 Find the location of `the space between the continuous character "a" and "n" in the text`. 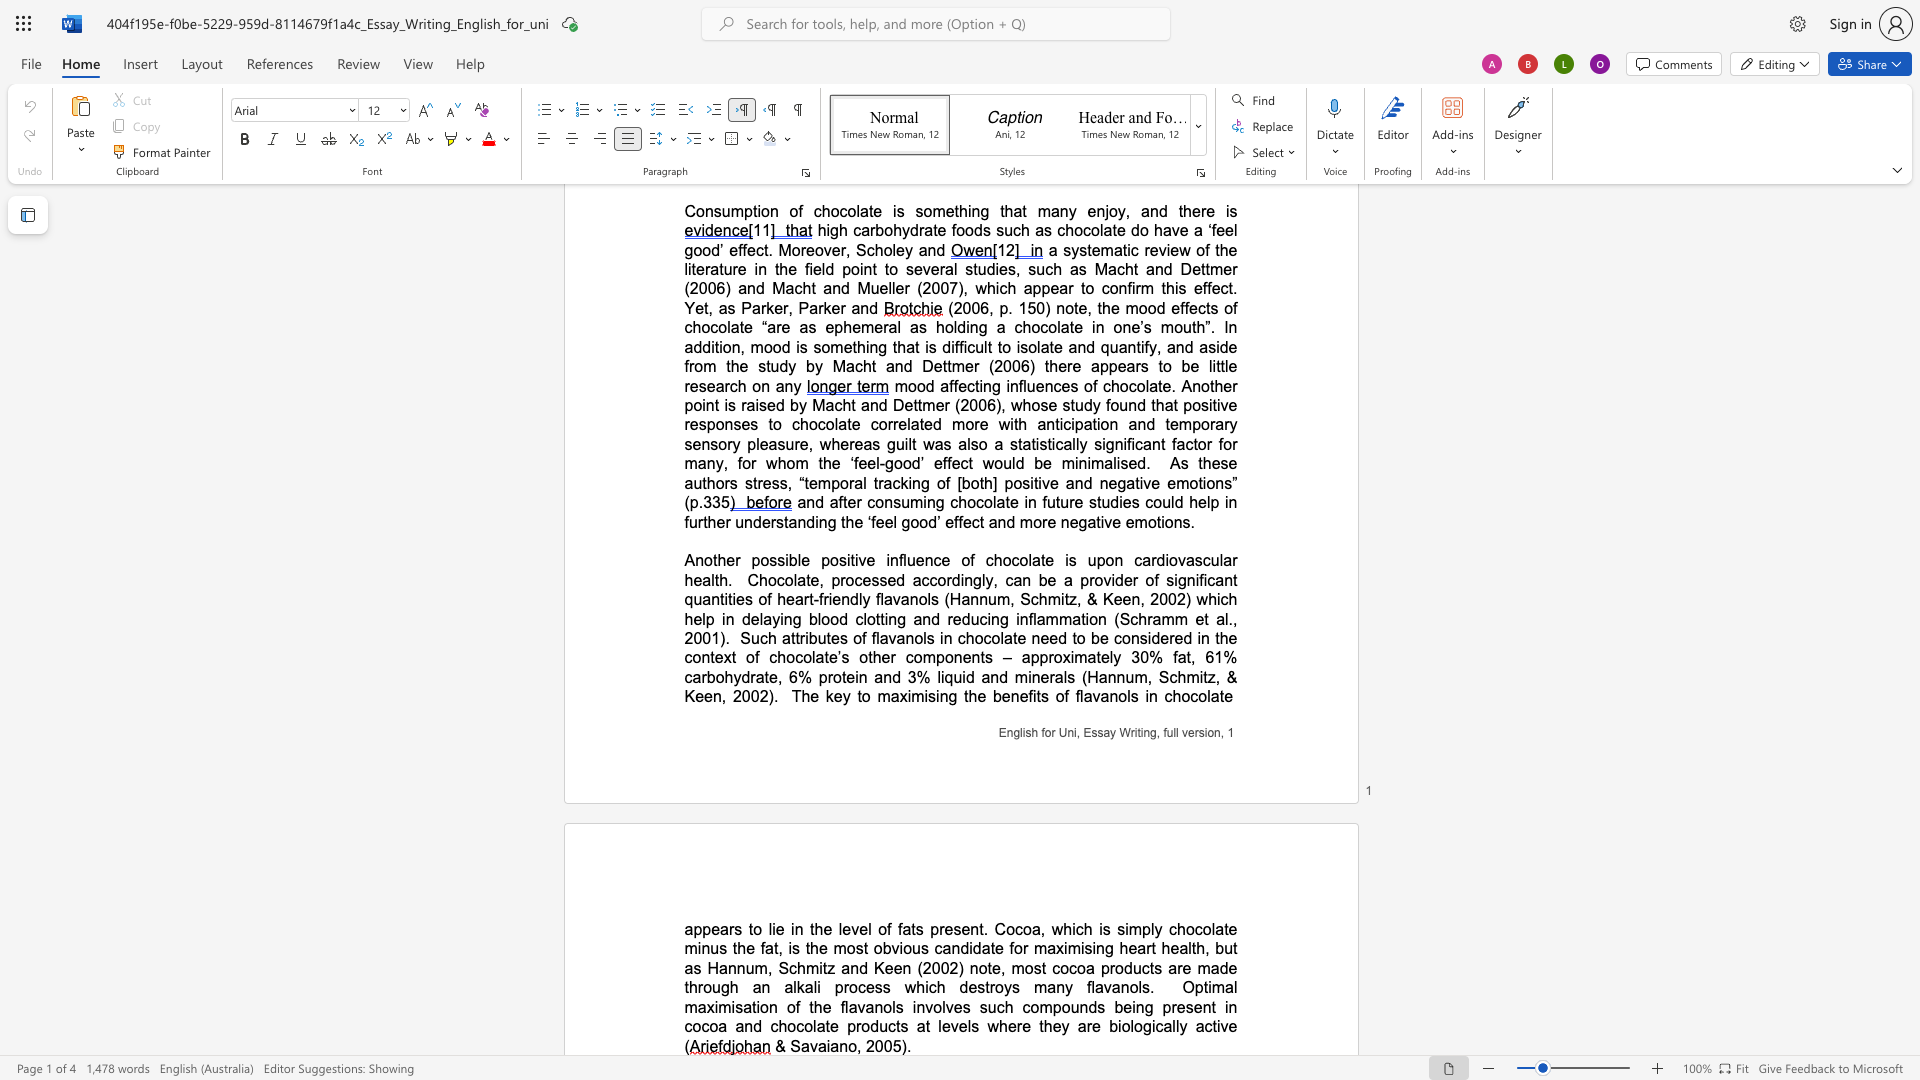

the space between the continuous character "a" and "n" in the text is located at coordinates (839, 1044).